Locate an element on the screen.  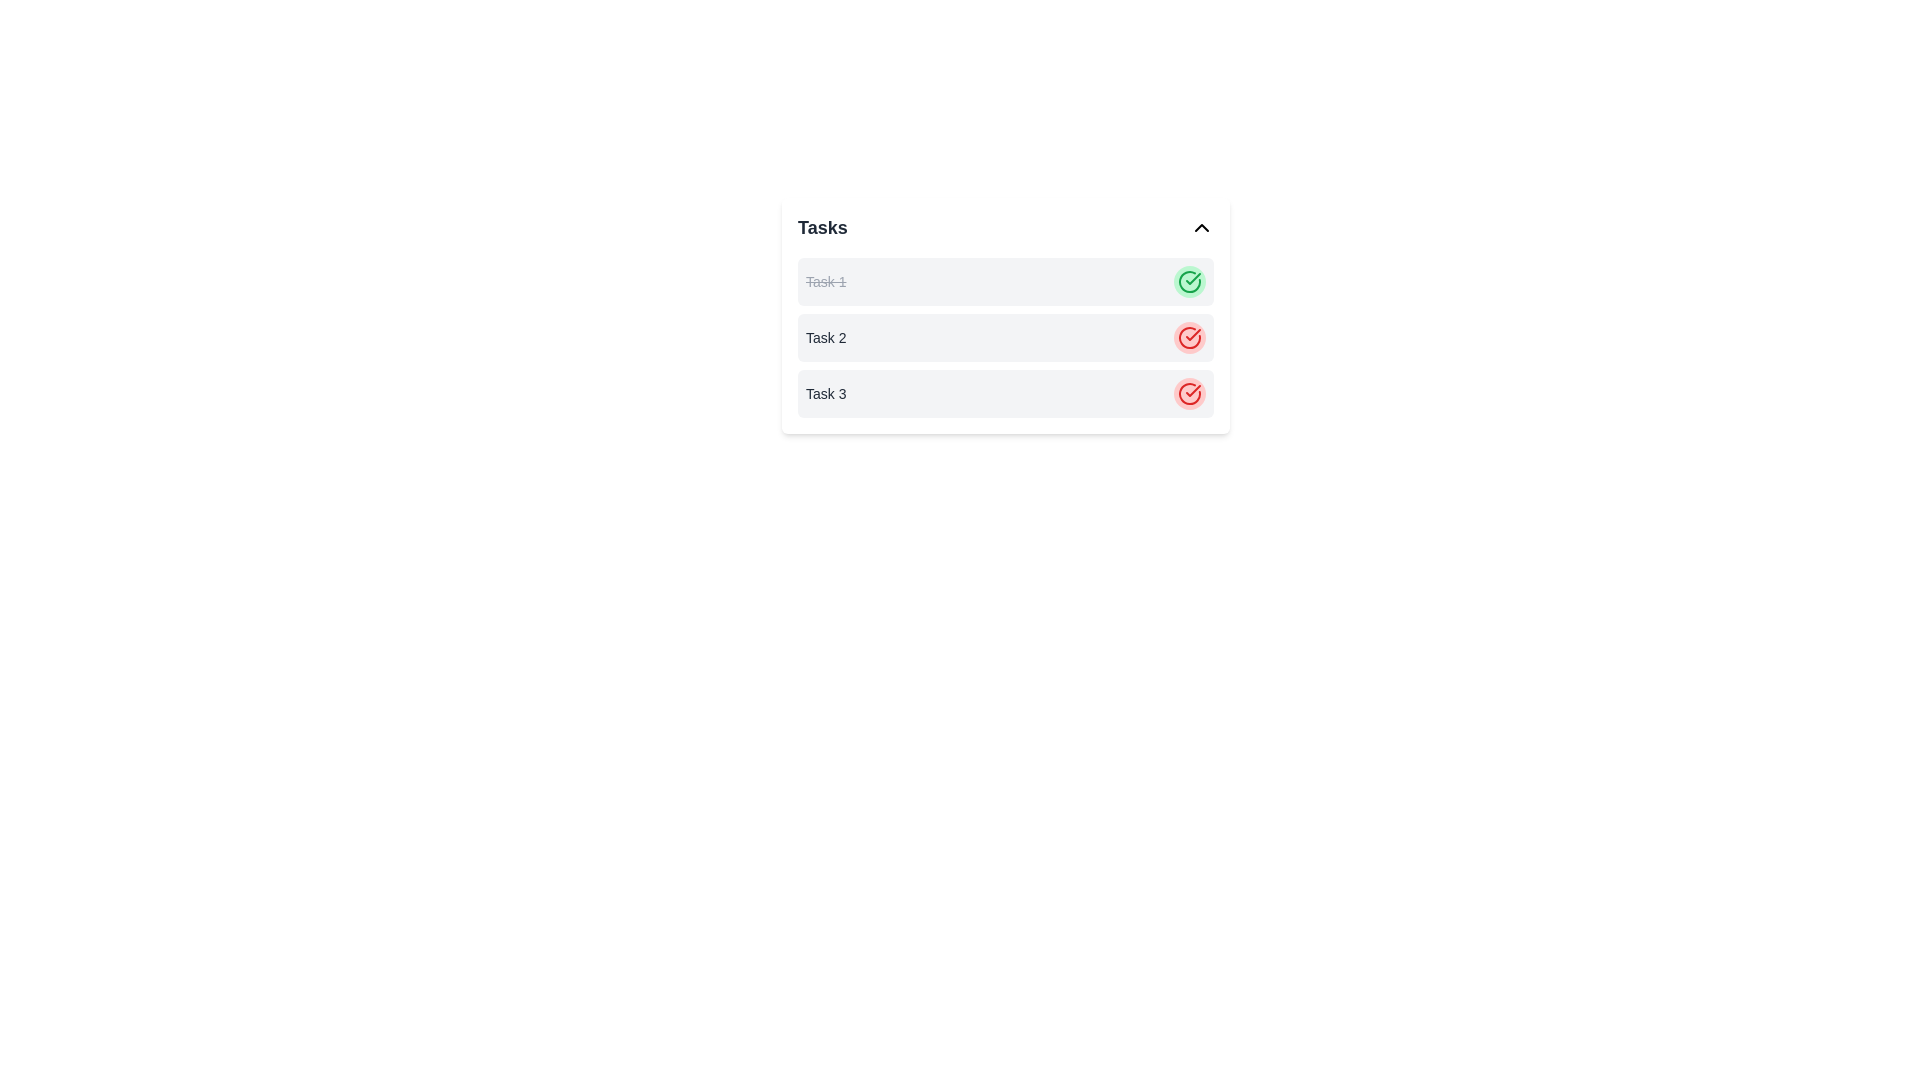
the vector icon representing a check mark, which serves as an indicator of an unresolved or errored state for Task 3 is located at coordinates (1193, 390).